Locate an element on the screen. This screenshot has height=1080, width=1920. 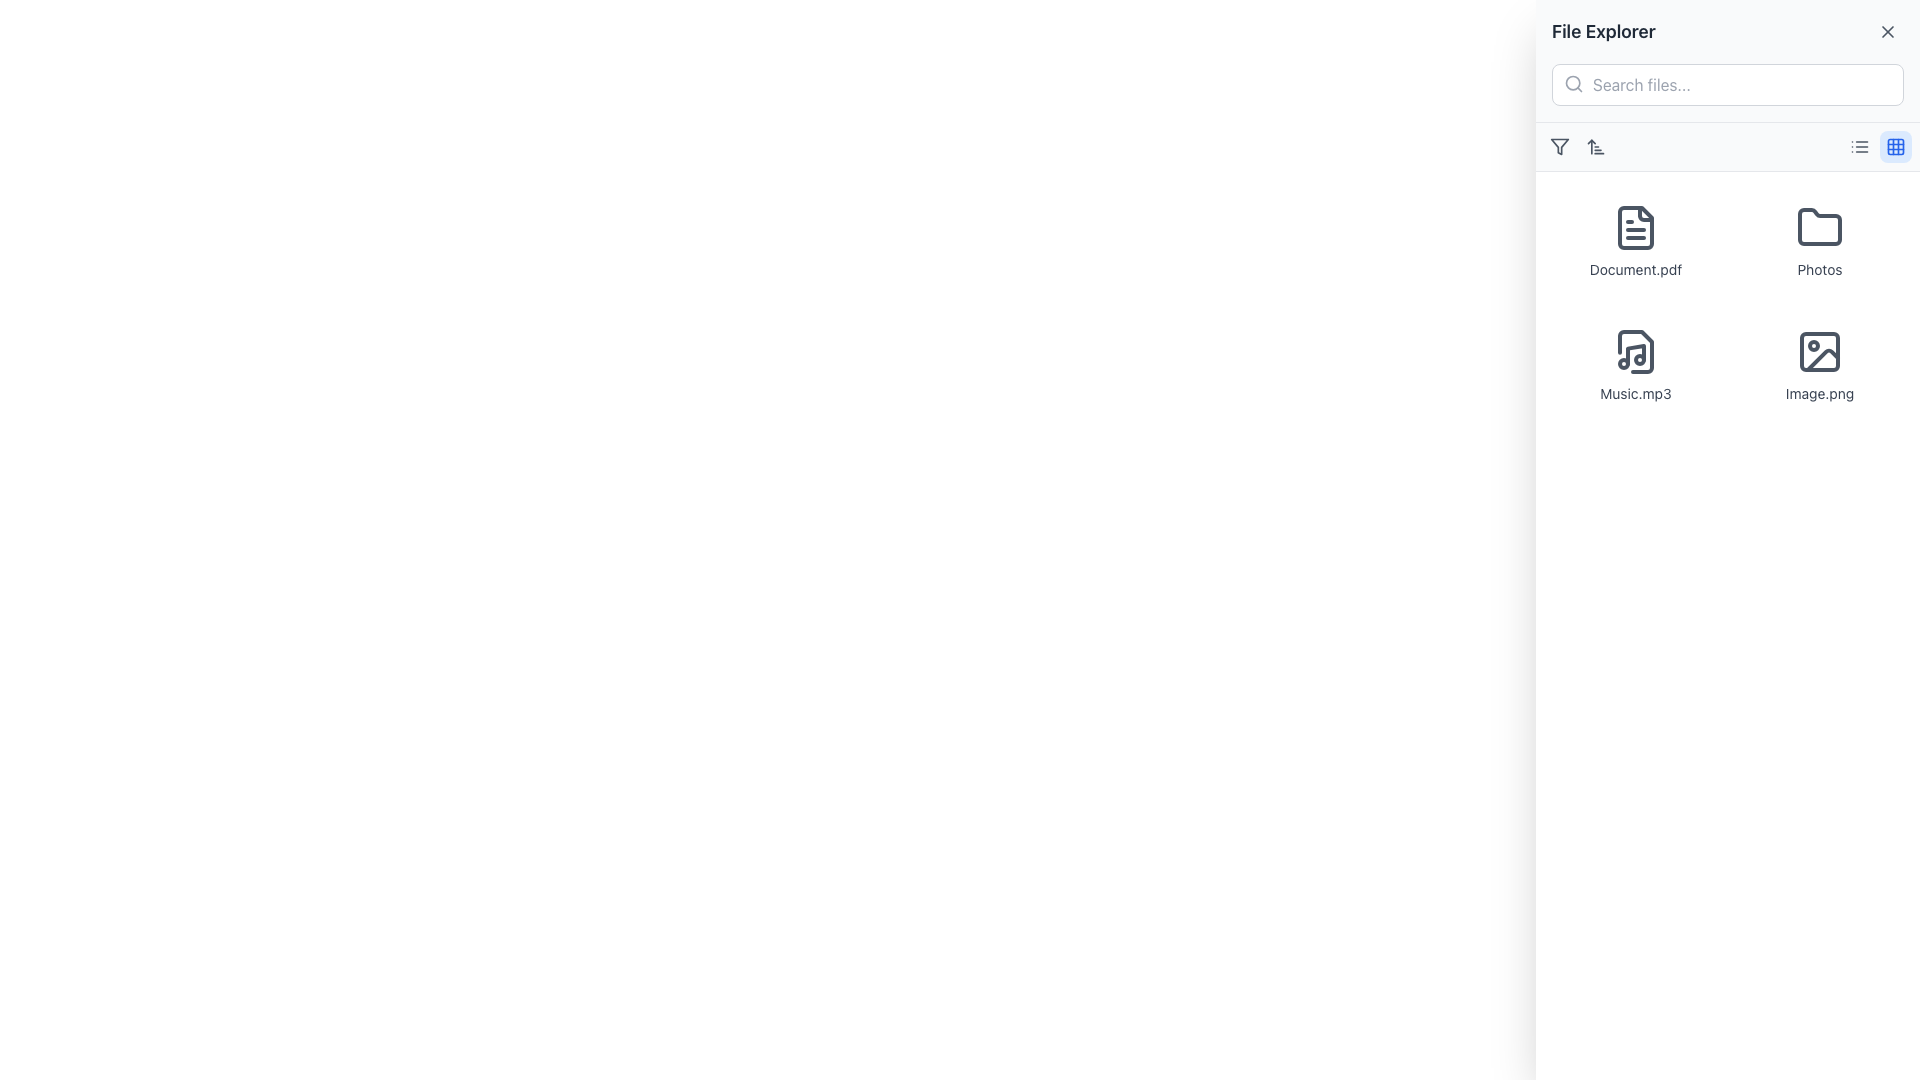
the 'Photos' label text element, which is styled with a small font size and gray color, located beneath a folder icon in the File Explorer's grid layout is located at coordinates (1819, 270).